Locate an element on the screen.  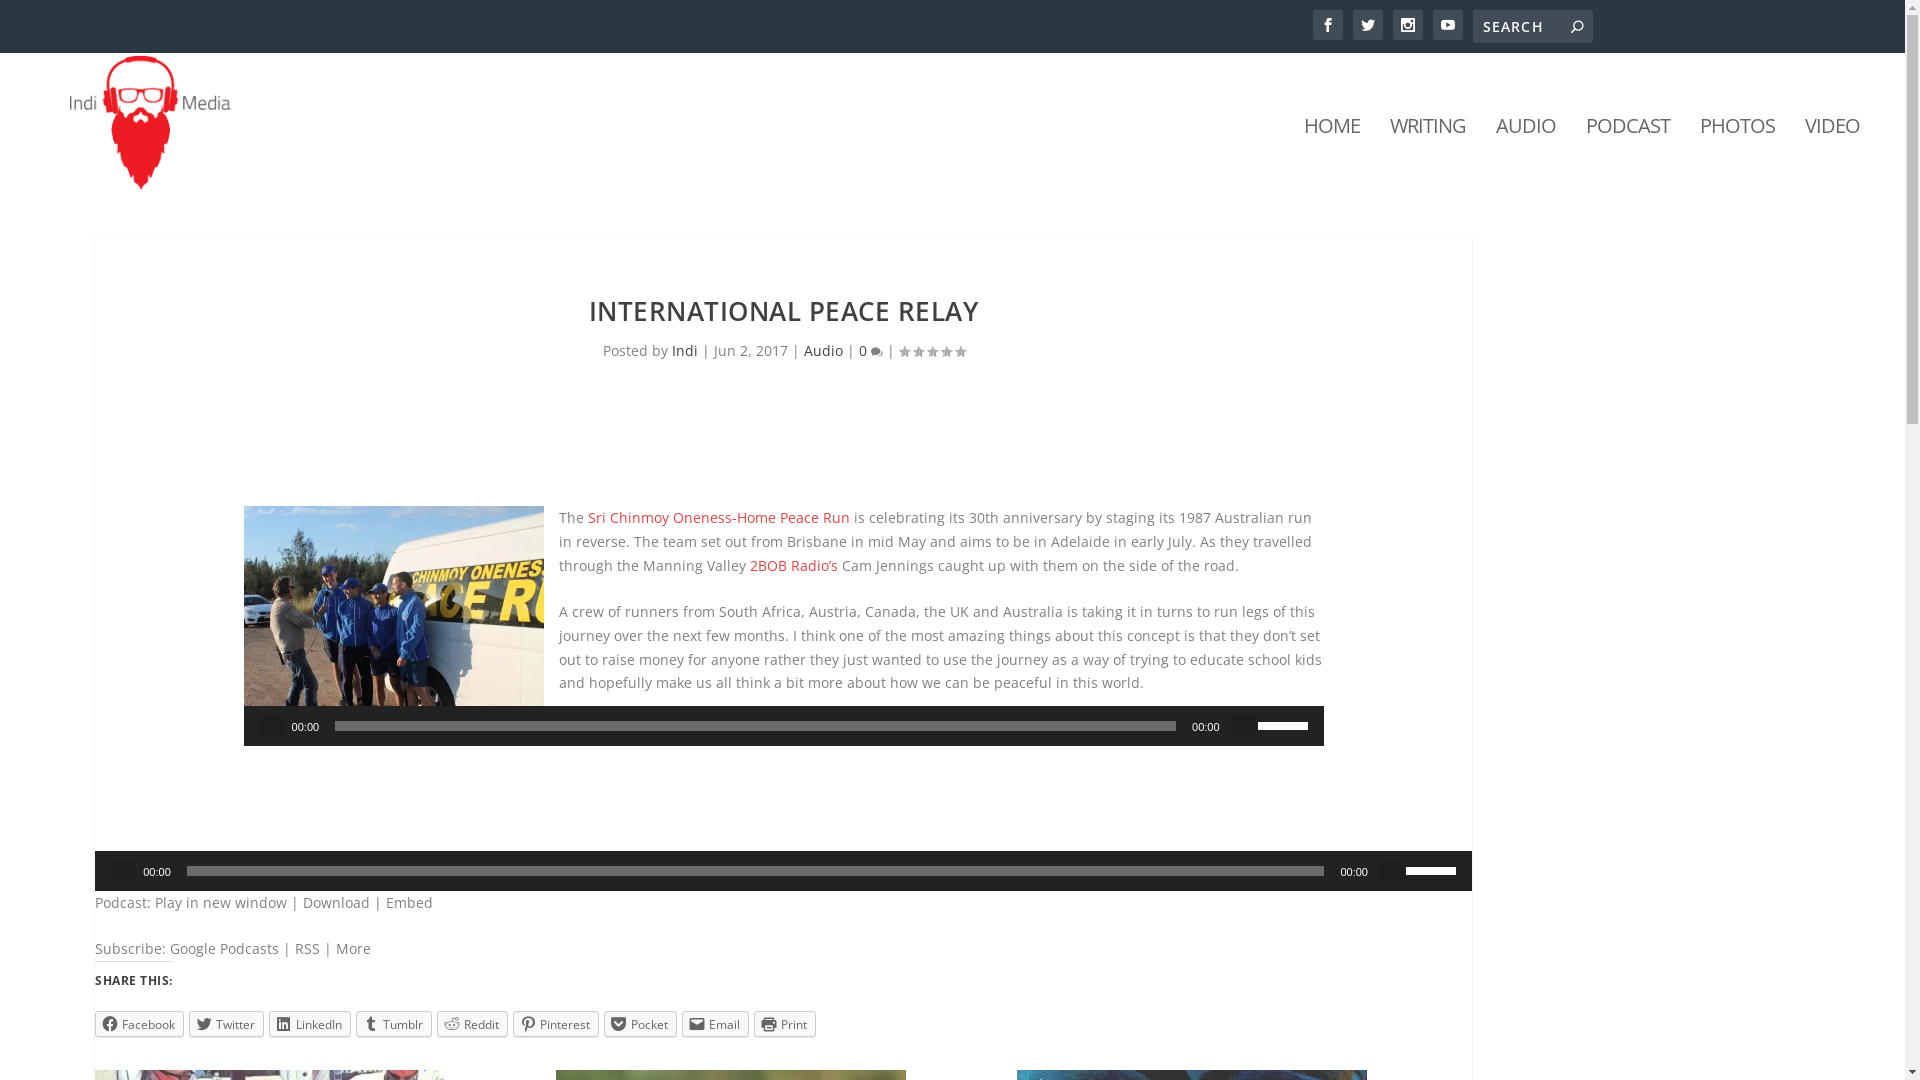
'Embed' is located at coordinates (408, 902).